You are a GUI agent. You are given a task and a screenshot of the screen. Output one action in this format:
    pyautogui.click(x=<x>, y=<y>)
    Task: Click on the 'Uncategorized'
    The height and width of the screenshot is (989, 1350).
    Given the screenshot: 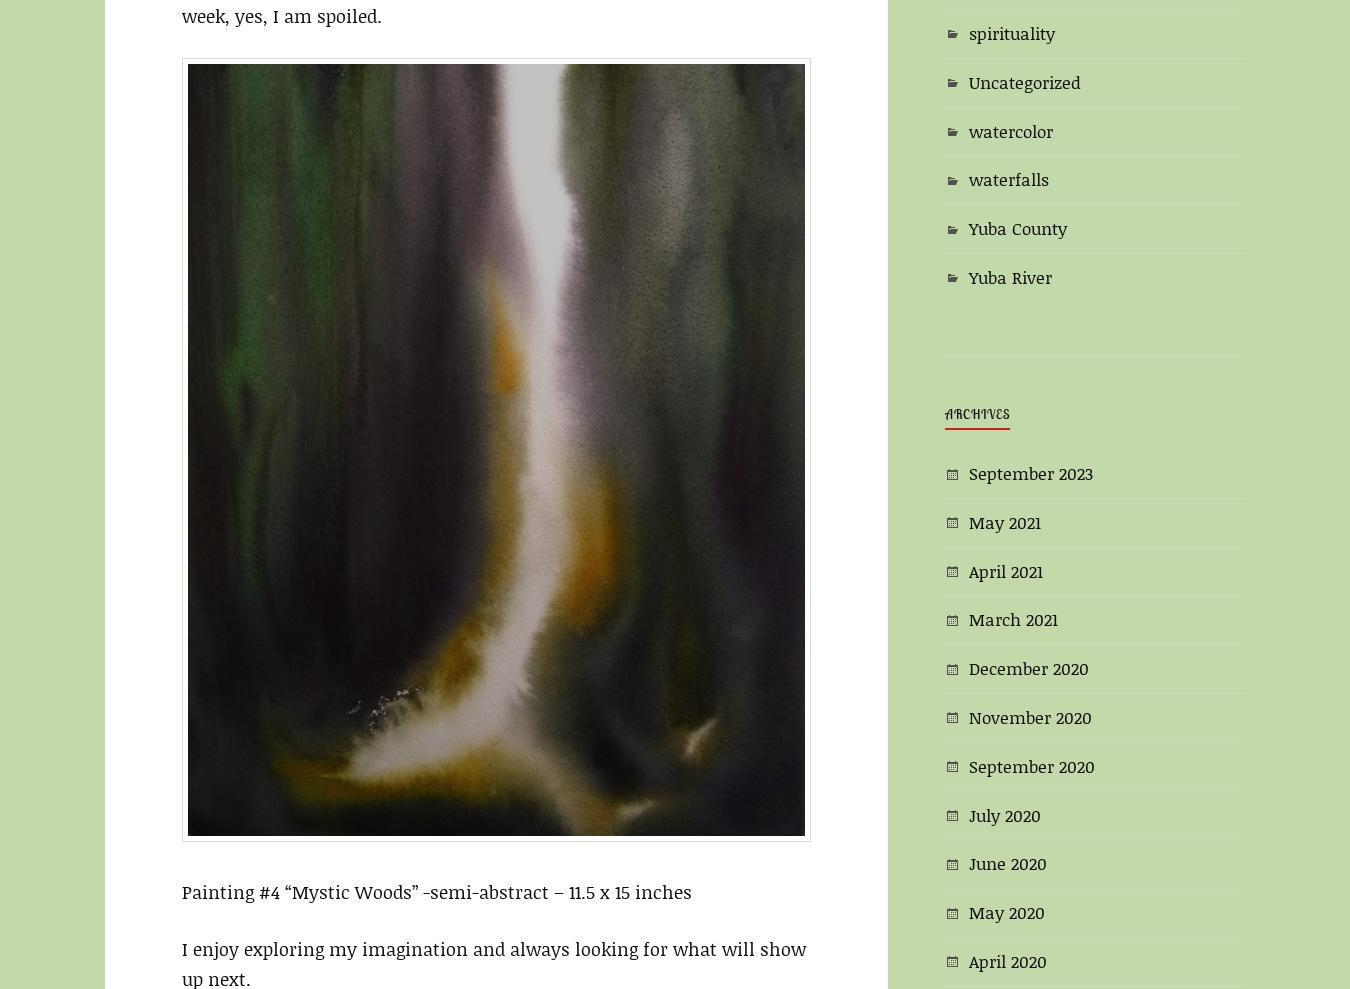 What is the action you would take?
    pyautogui.click(x=1025, y=80)
    